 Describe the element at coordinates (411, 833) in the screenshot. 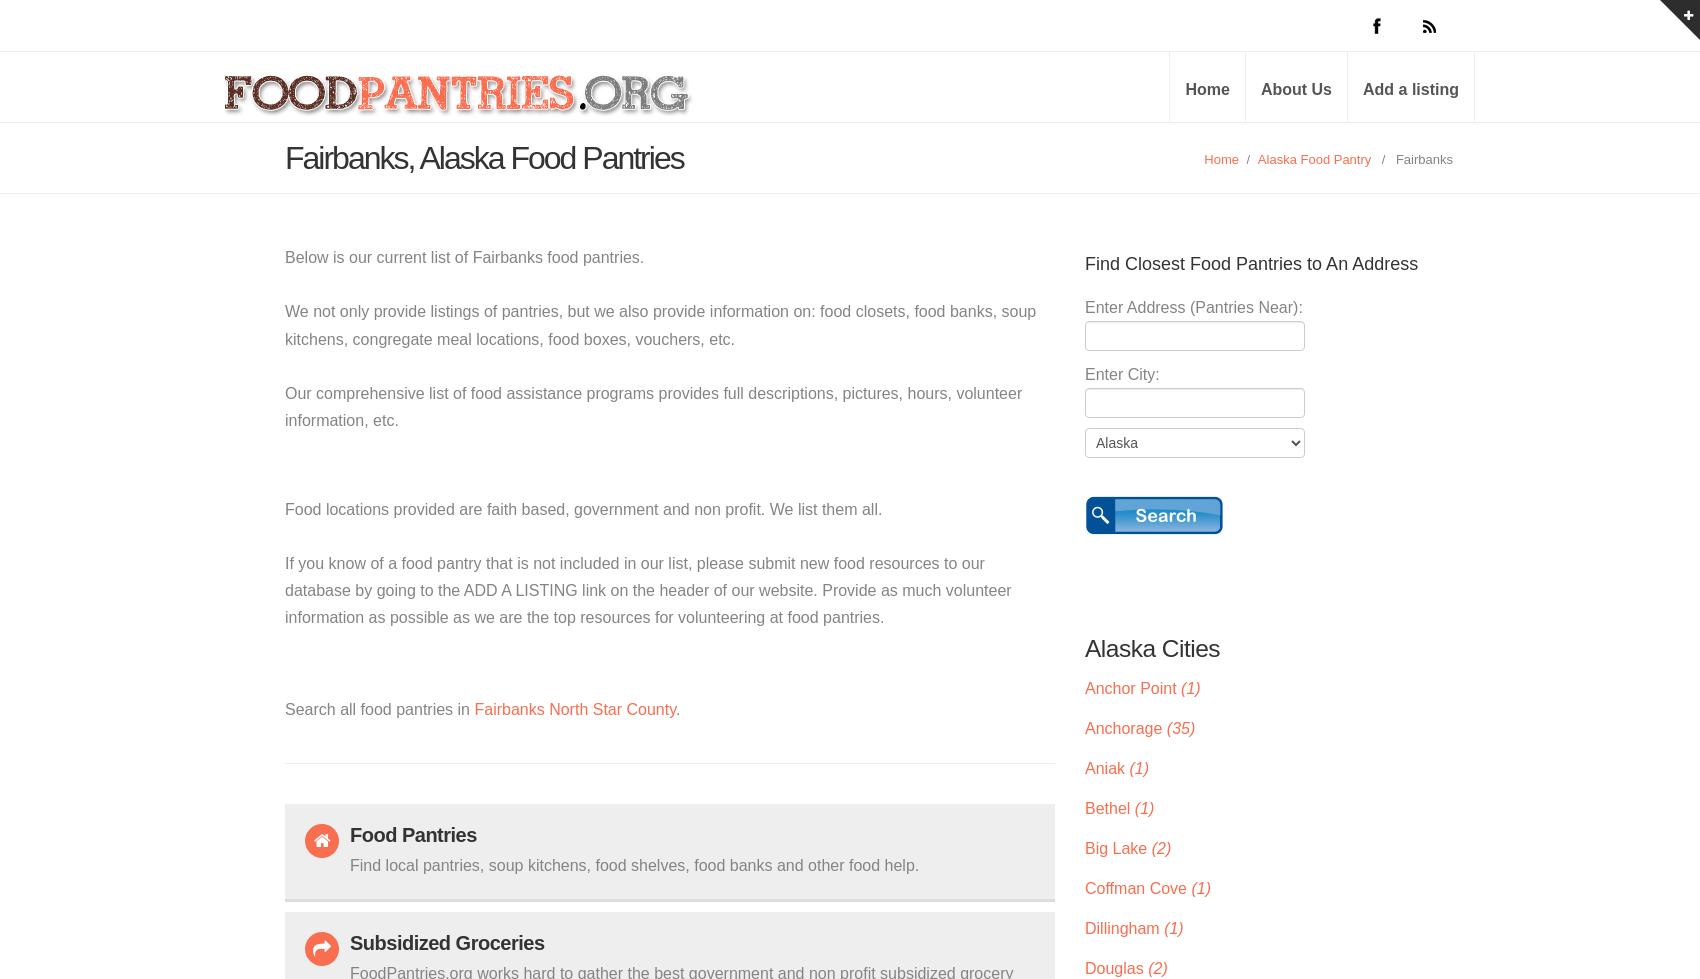

I see `'Food Pantries'` at that location.